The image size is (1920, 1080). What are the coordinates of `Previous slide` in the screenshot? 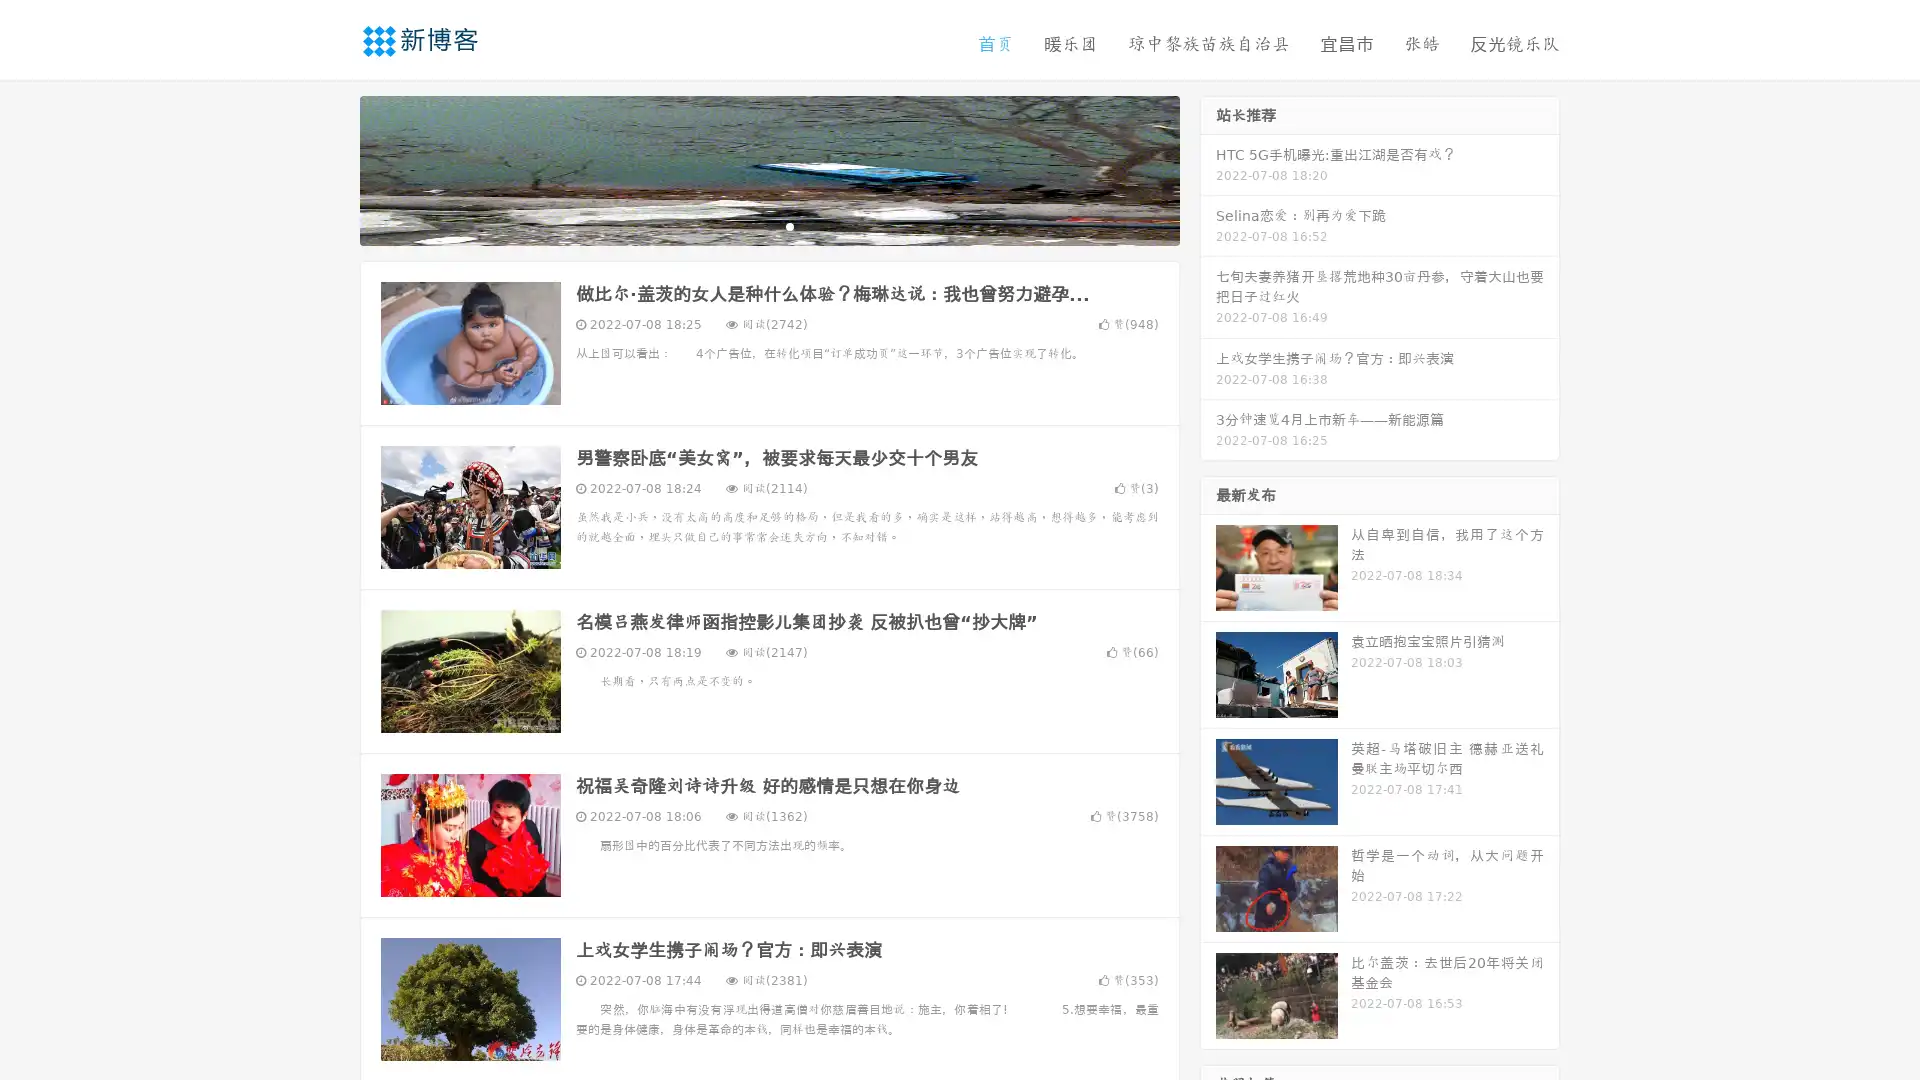 It's located at (330, 168).